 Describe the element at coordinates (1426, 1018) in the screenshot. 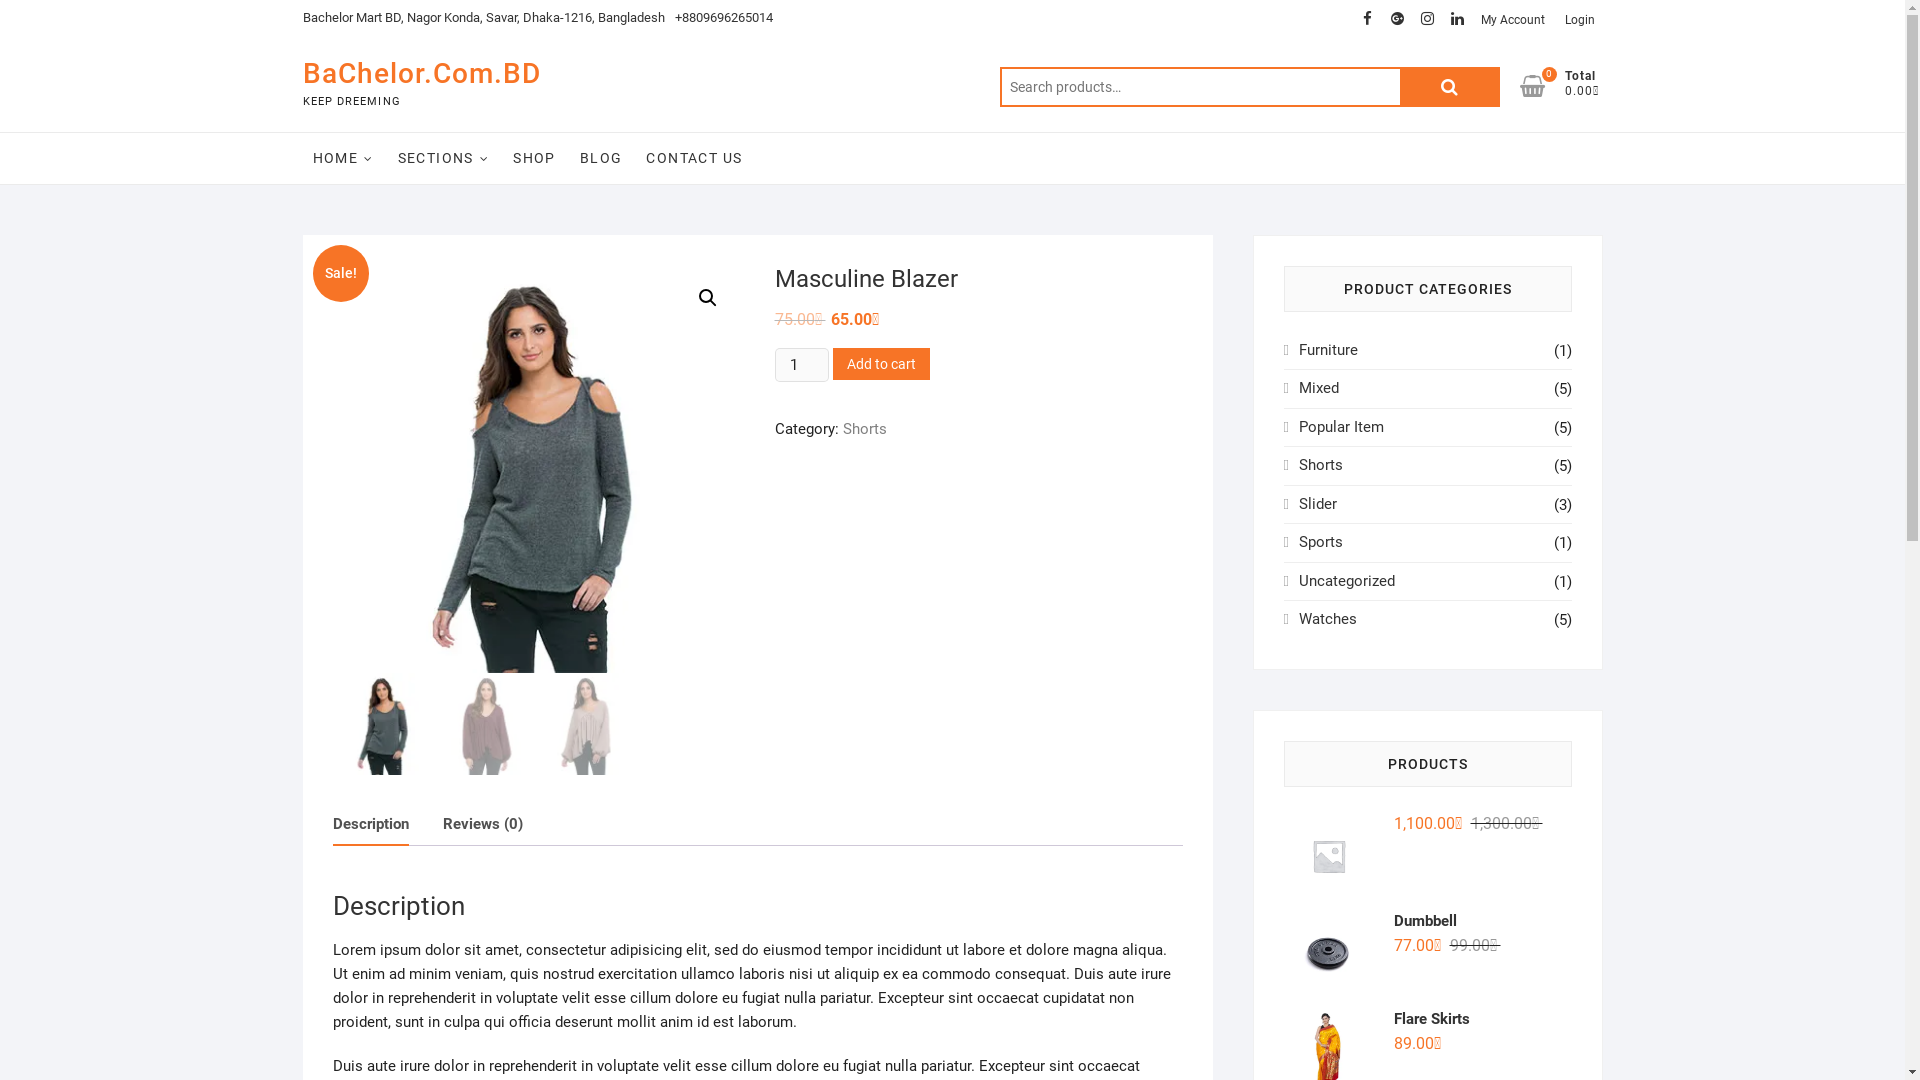

I see `'Flare Skirts'` at that location.